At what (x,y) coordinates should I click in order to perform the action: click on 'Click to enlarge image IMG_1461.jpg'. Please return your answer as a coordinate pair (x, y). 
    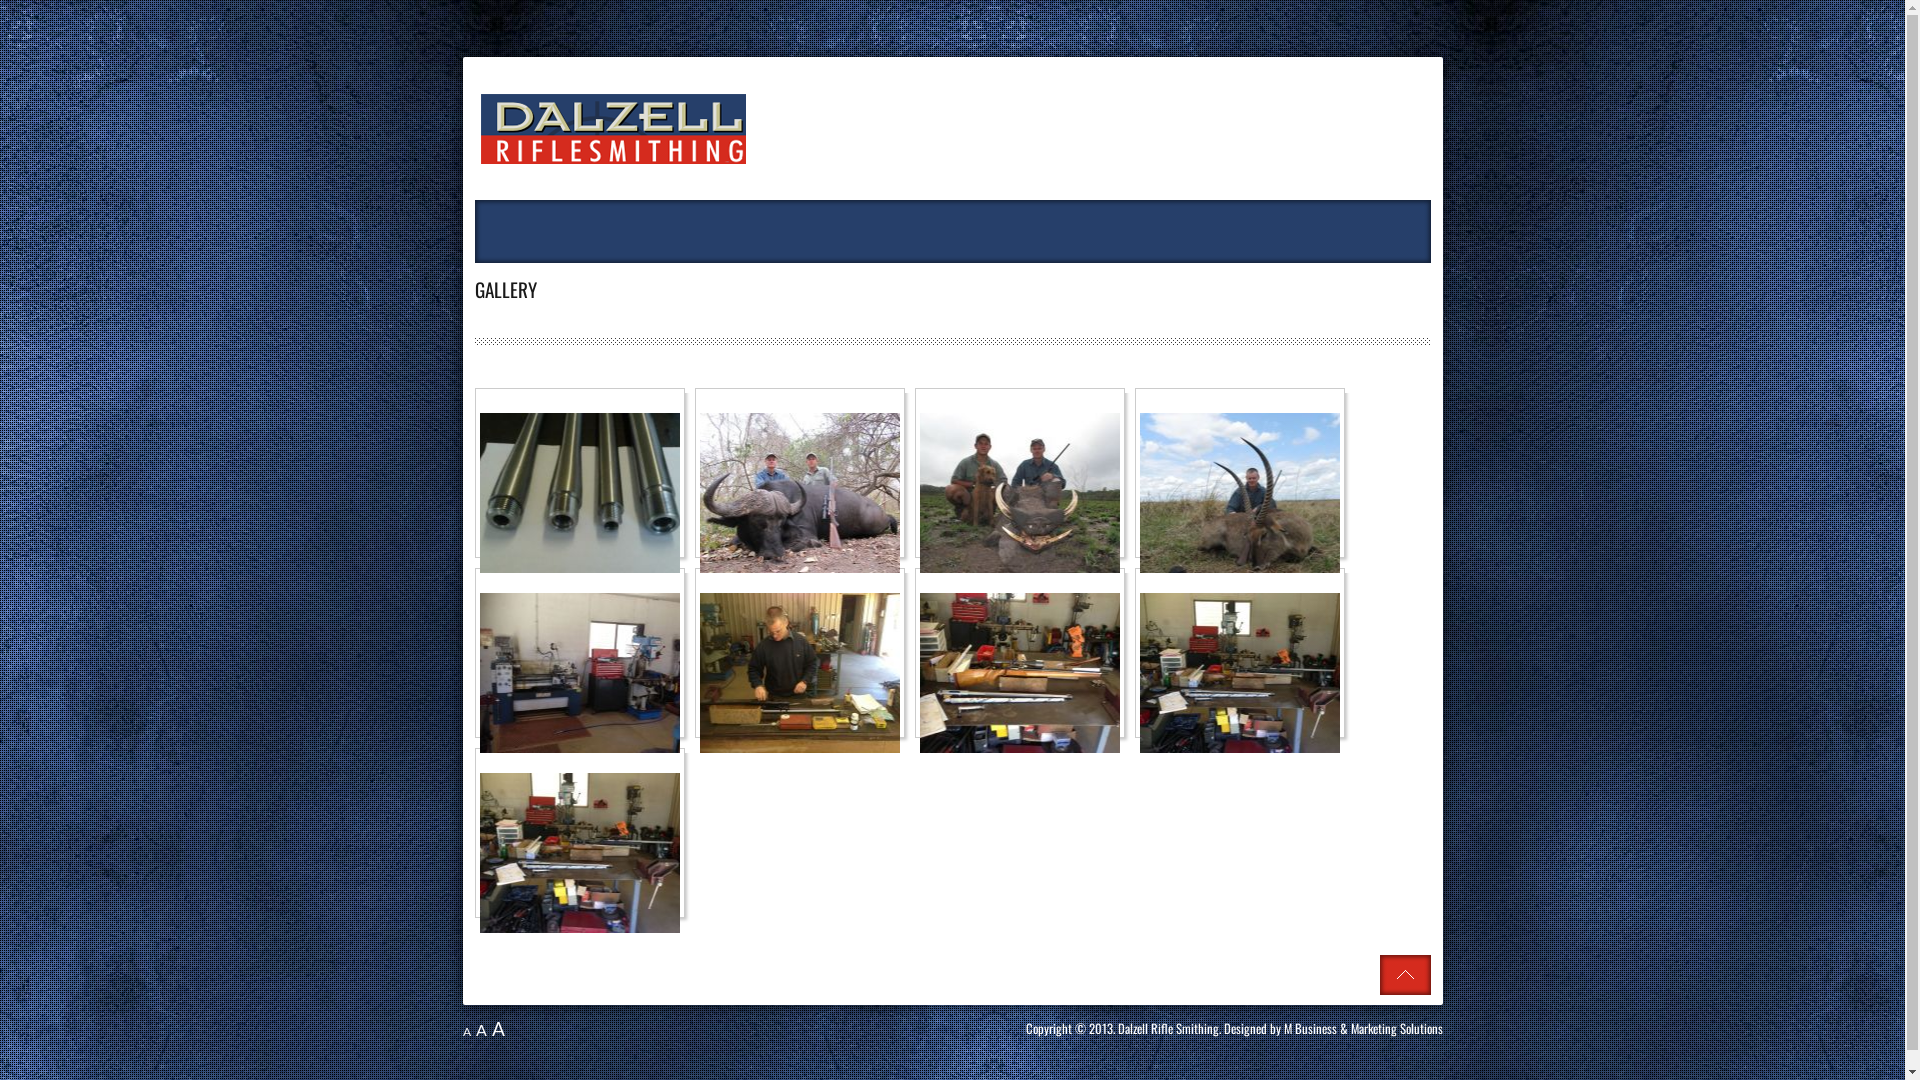
    Looking at the image, I should click on (480, 852).